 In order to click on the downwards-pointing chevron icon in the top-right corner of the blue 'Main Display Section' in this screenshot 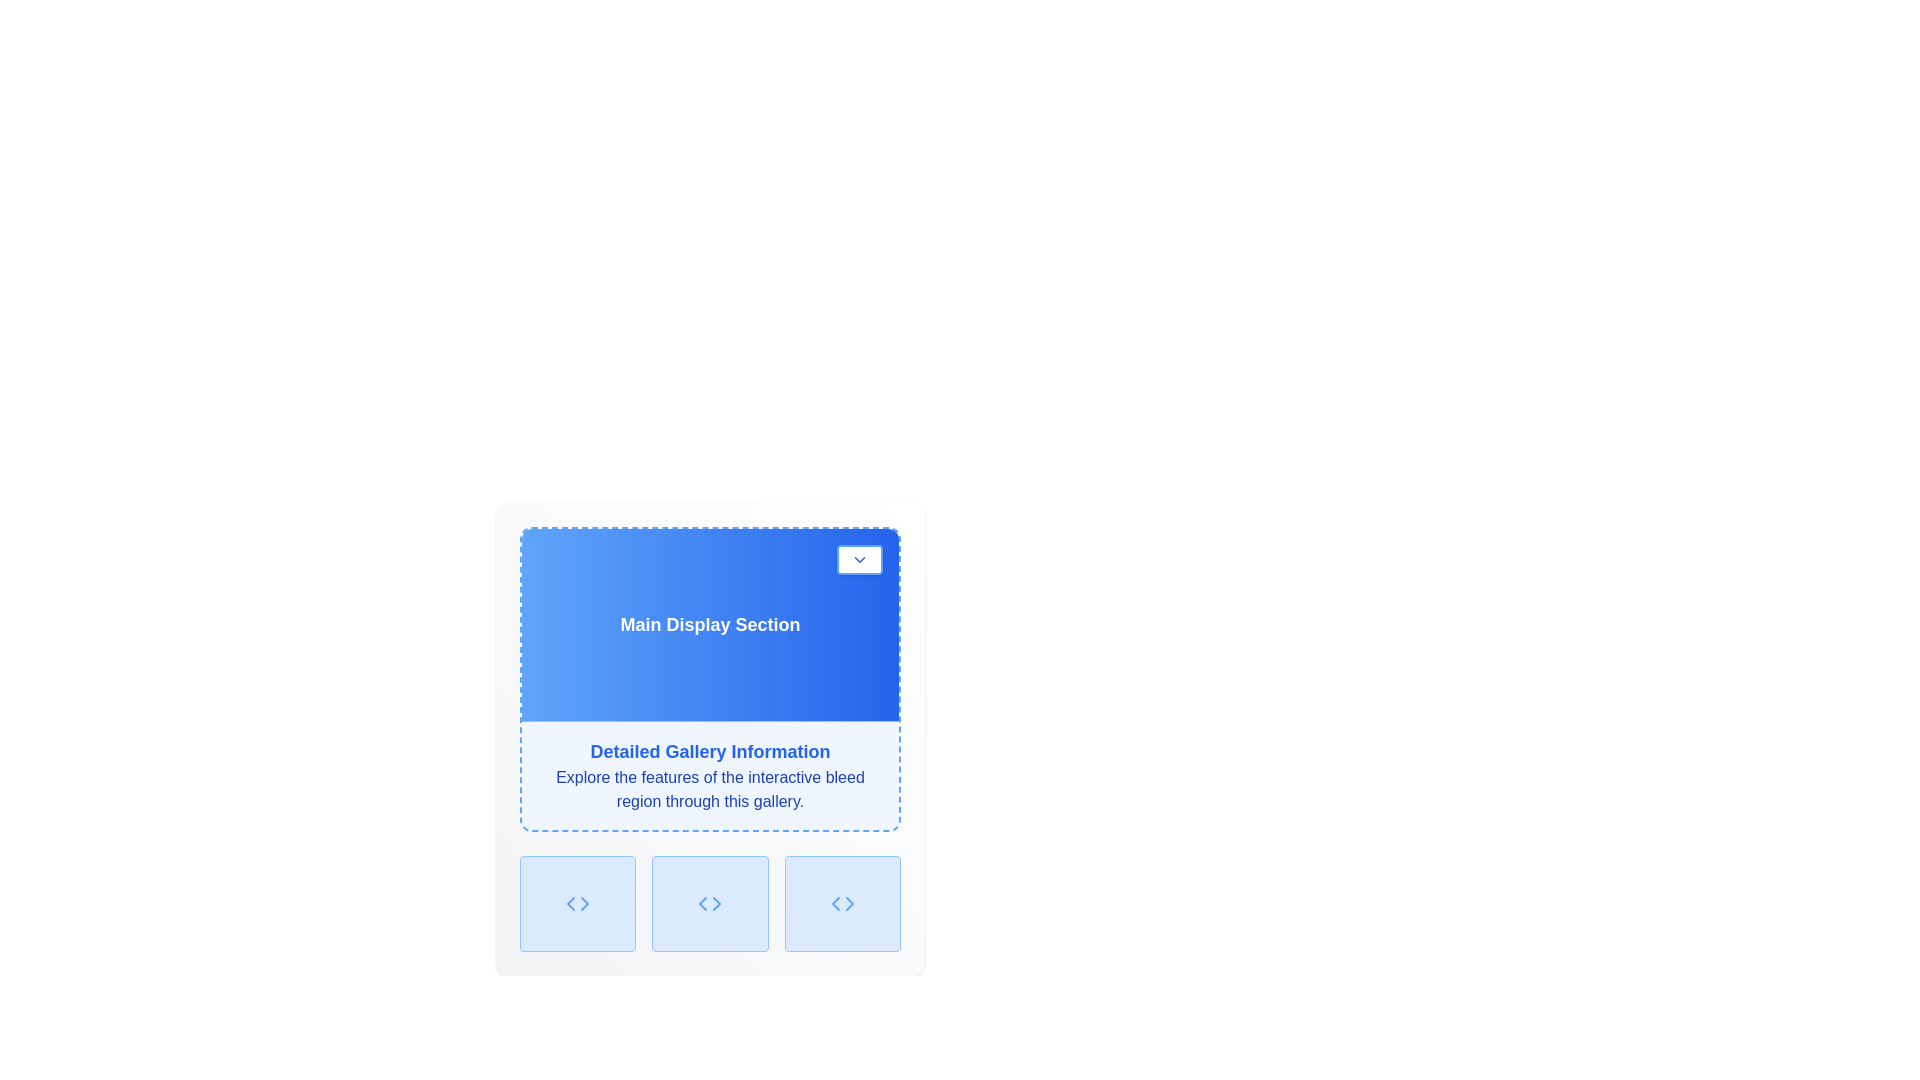, I will do `click(859, 559)`.